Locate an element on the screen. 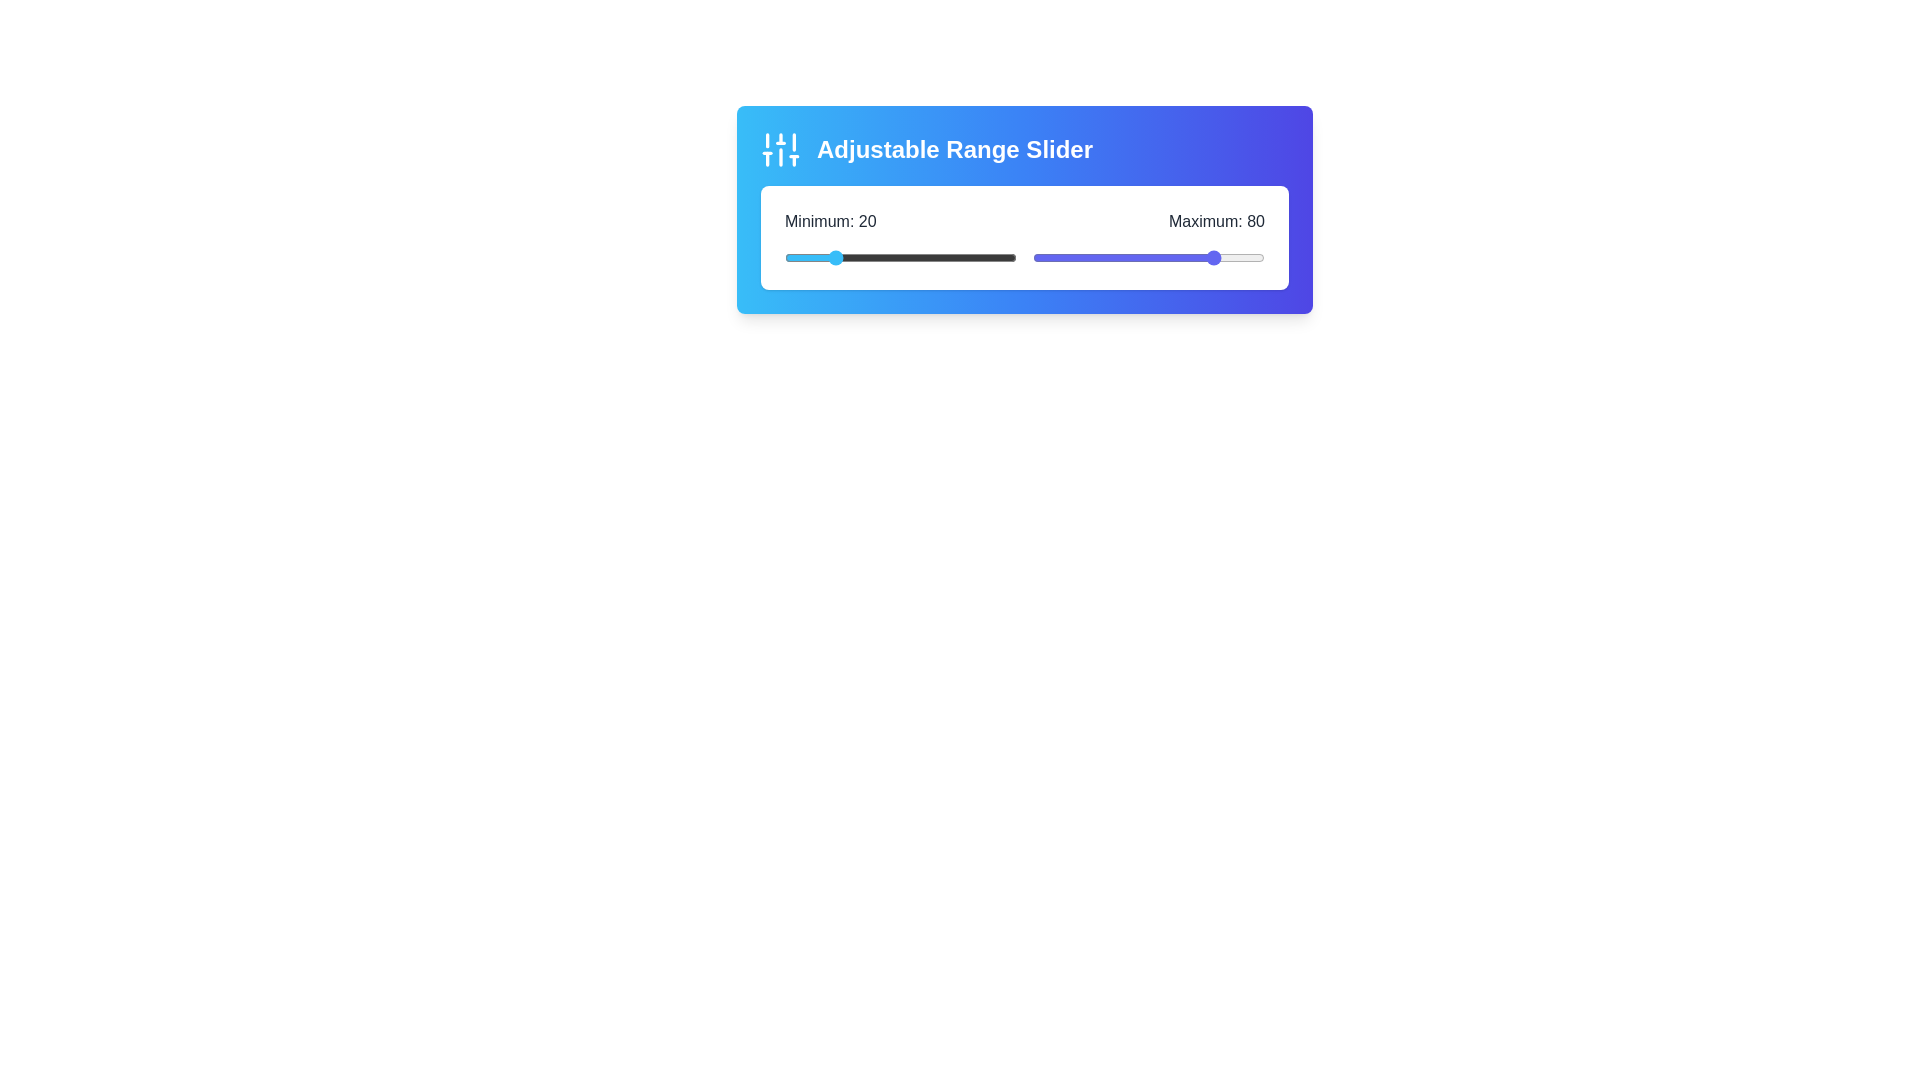 The width and height of the screenshot is (1920, 1080). the handle of the range slider input element, which is positioned is located at coordinates (1148, 257).